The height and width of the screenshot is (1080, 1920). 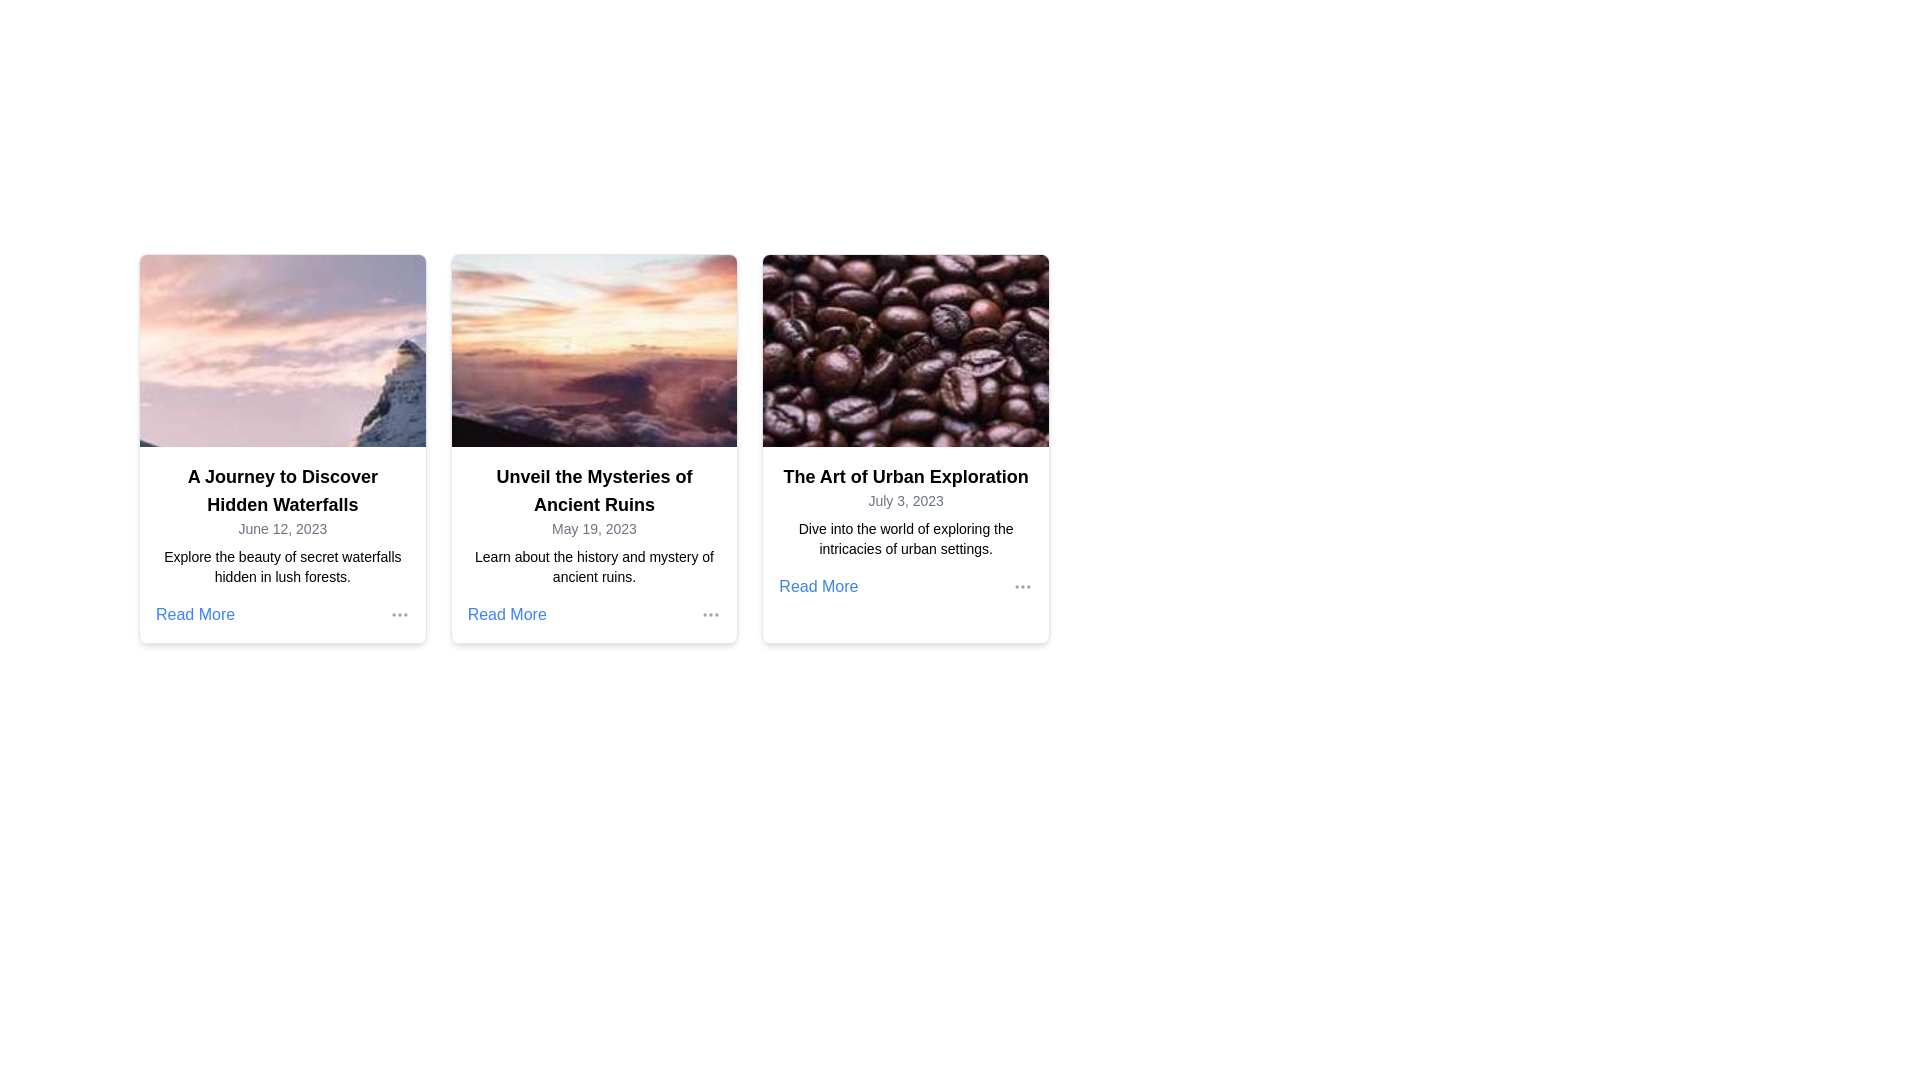 What do you see at coordinates (593, 490) in the screenshot?
I see `text displayed in the title element that says 'Unveil the Mysteries of Ancient Ruins', which is prominently styled and located at the top of the middle card in a three-card layout` at bounding box center [593, 490].